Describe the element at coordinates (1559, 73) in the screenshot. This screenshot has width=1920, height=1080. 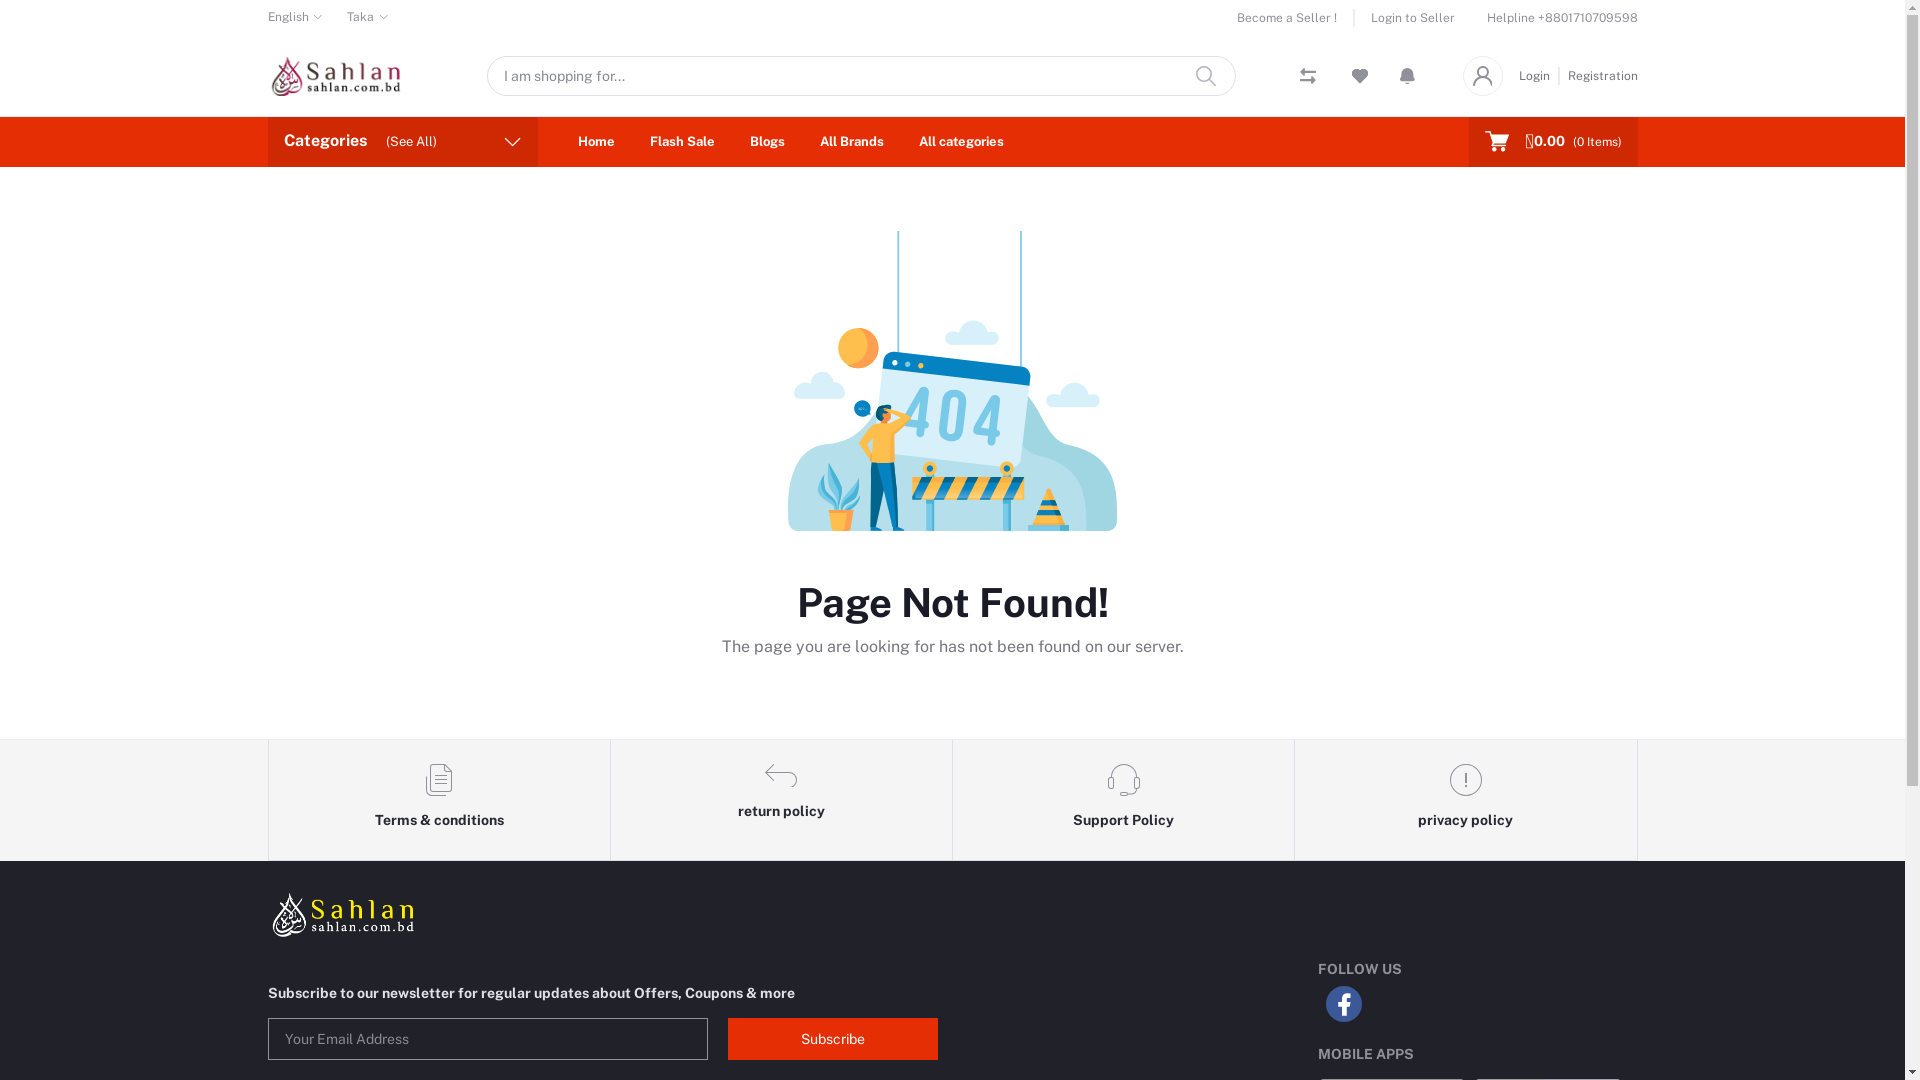
I see `'Registration'` at that location.